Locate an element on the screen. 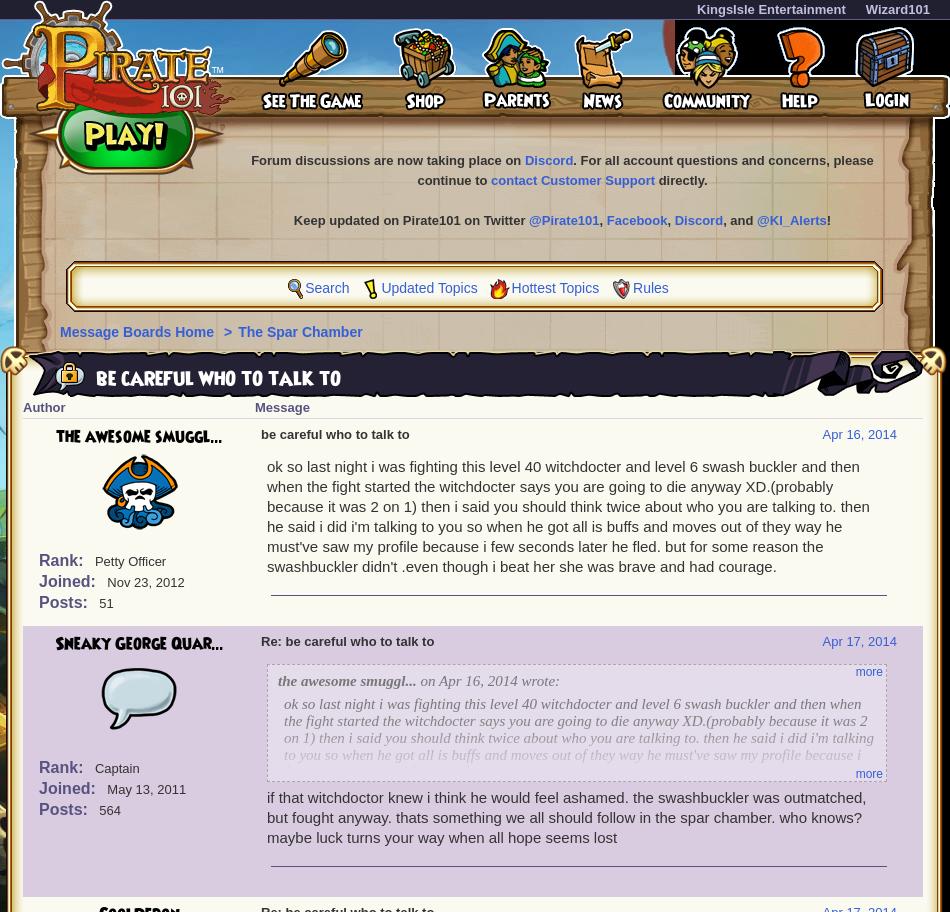 Image resolution: width=950 pixels, height=912 pixels. 'Author' is located at coordinates (43, 407).